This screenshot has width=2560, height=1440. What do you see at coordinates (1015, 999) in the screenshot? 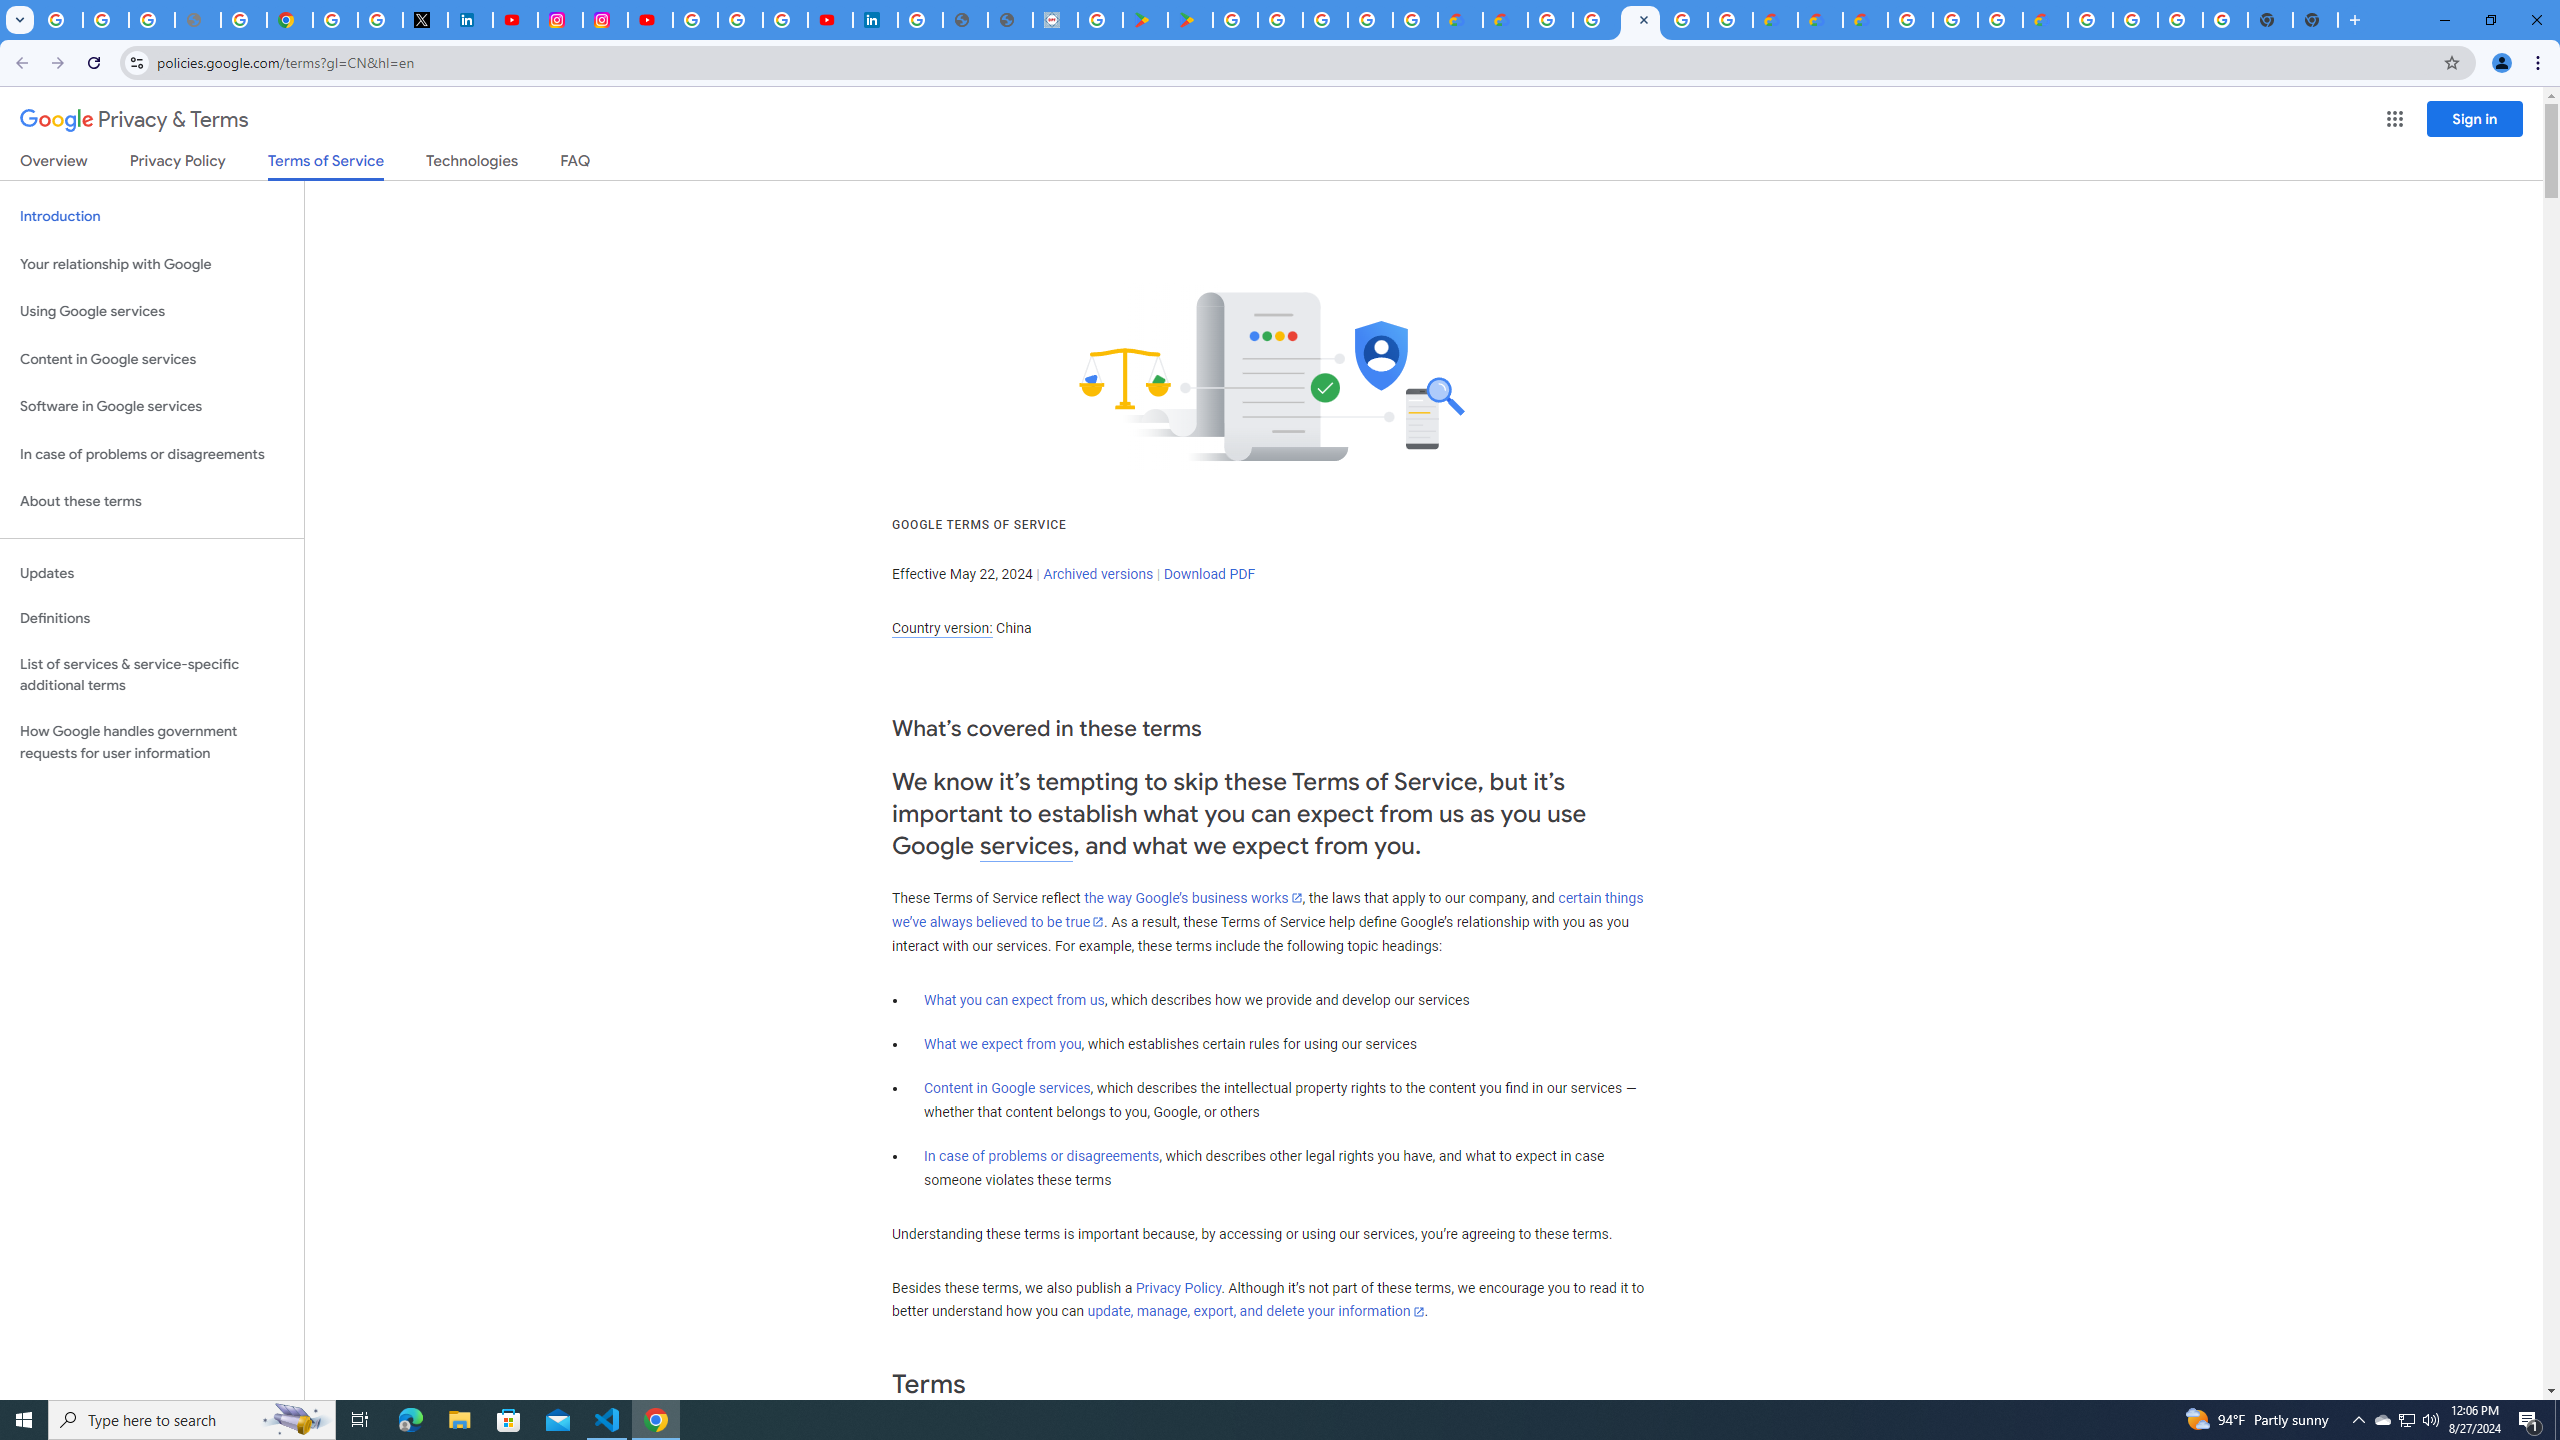
I see `'What you can expect from us'` at bounding box center [1015, 999].